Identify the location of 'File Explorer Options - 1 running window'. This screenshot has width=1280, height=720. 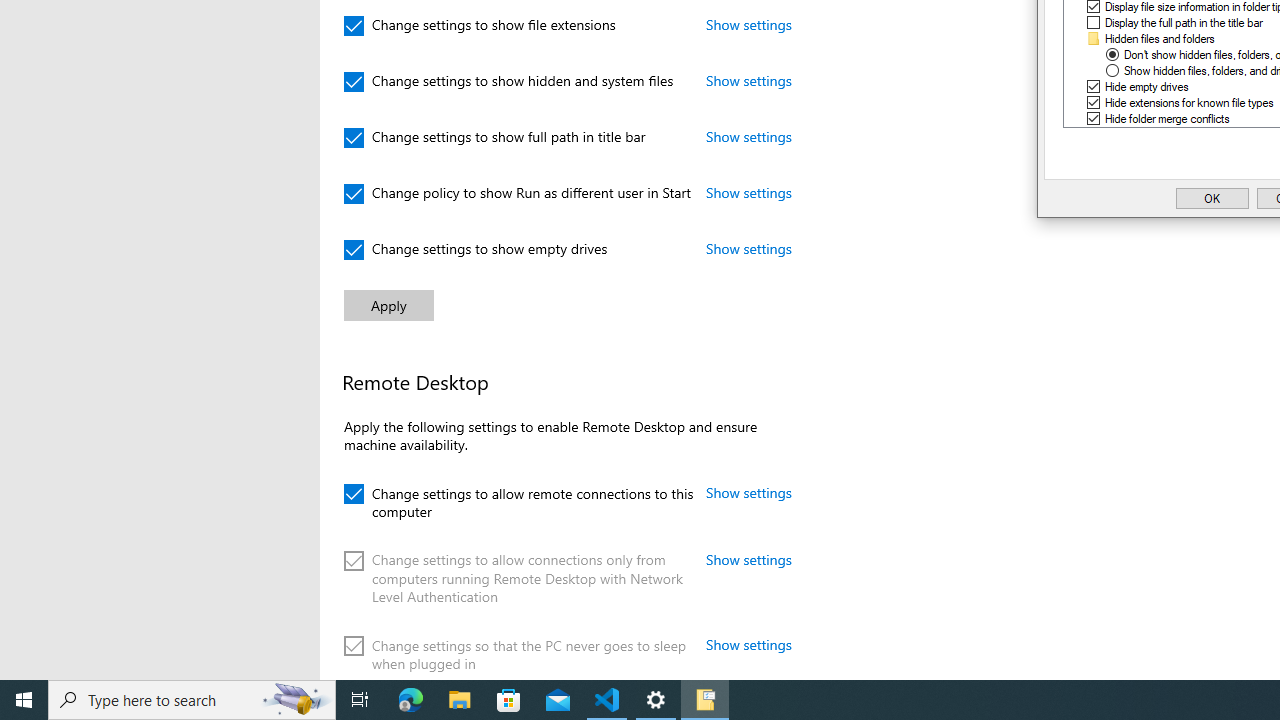
(705, 698).